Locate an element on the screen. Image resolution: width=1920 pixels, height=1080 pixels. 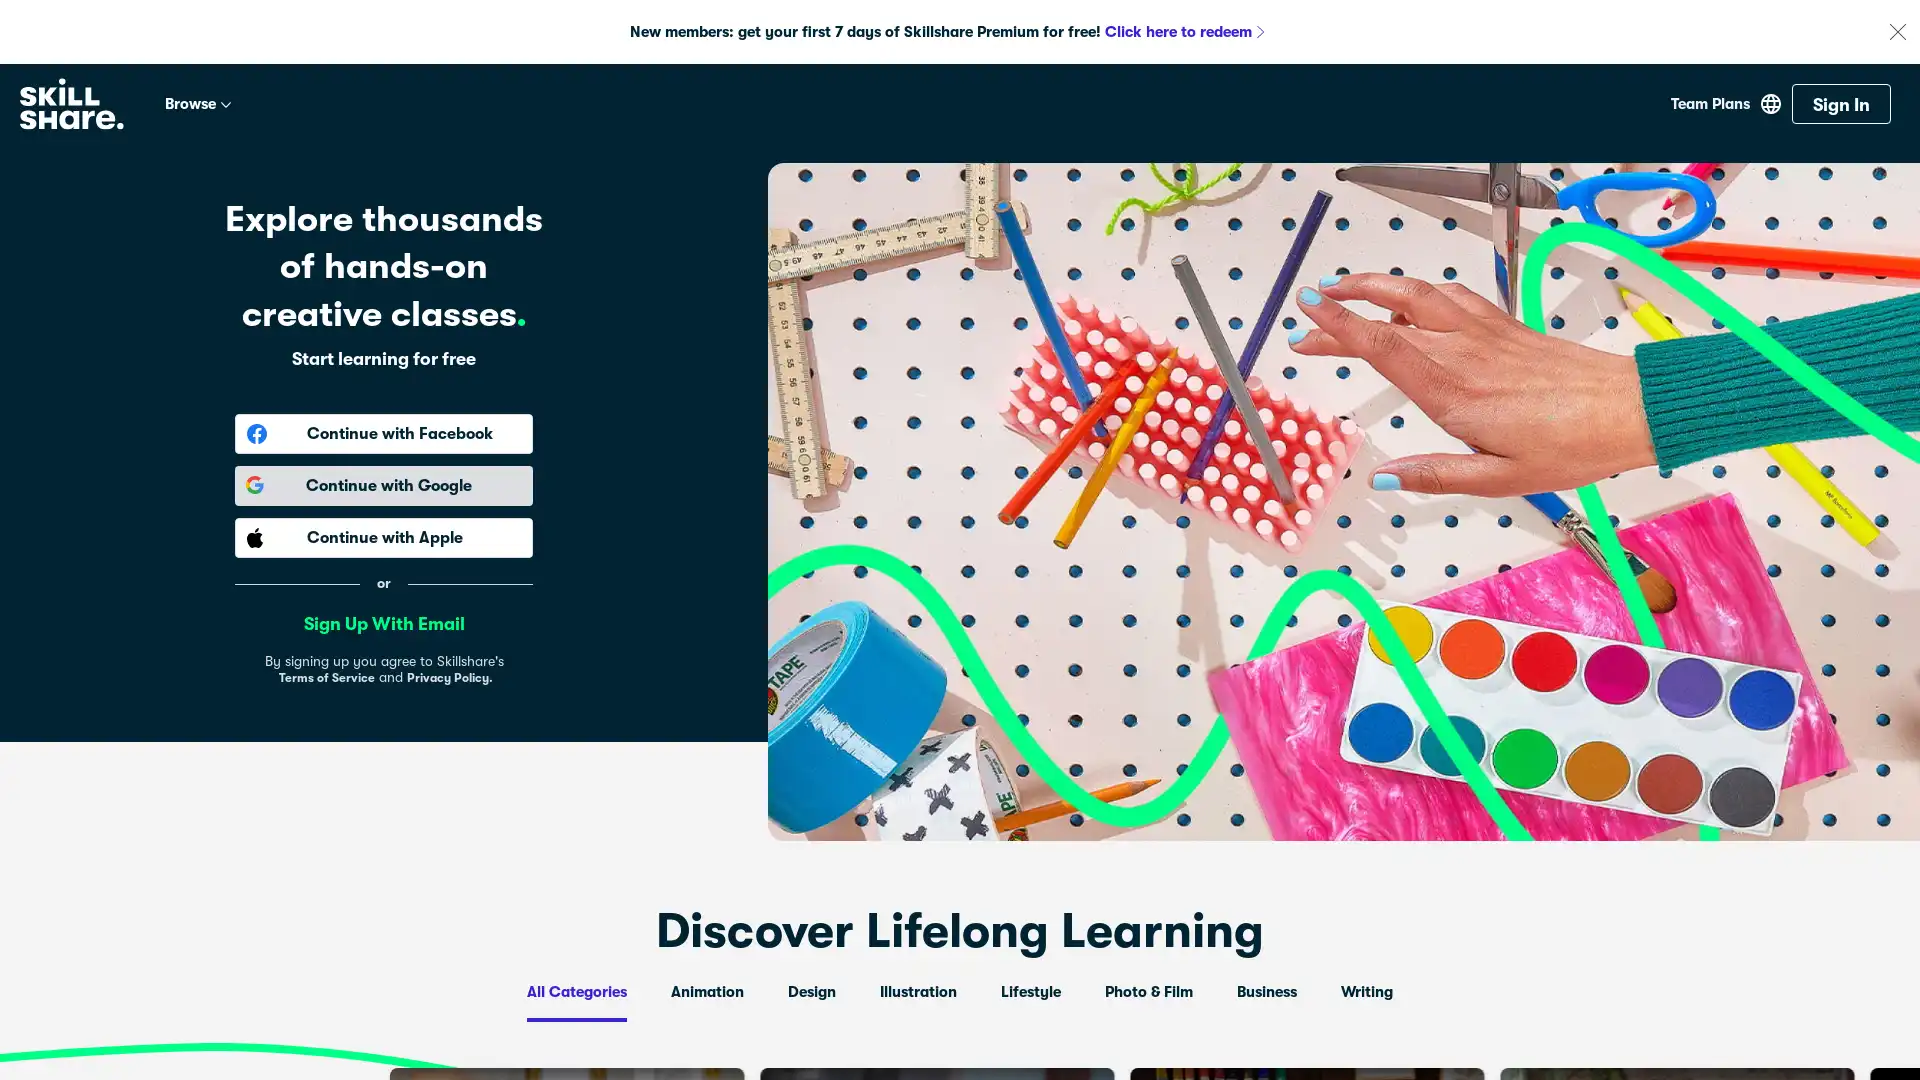
Photo & Film is located at coordinates (1148, 998).